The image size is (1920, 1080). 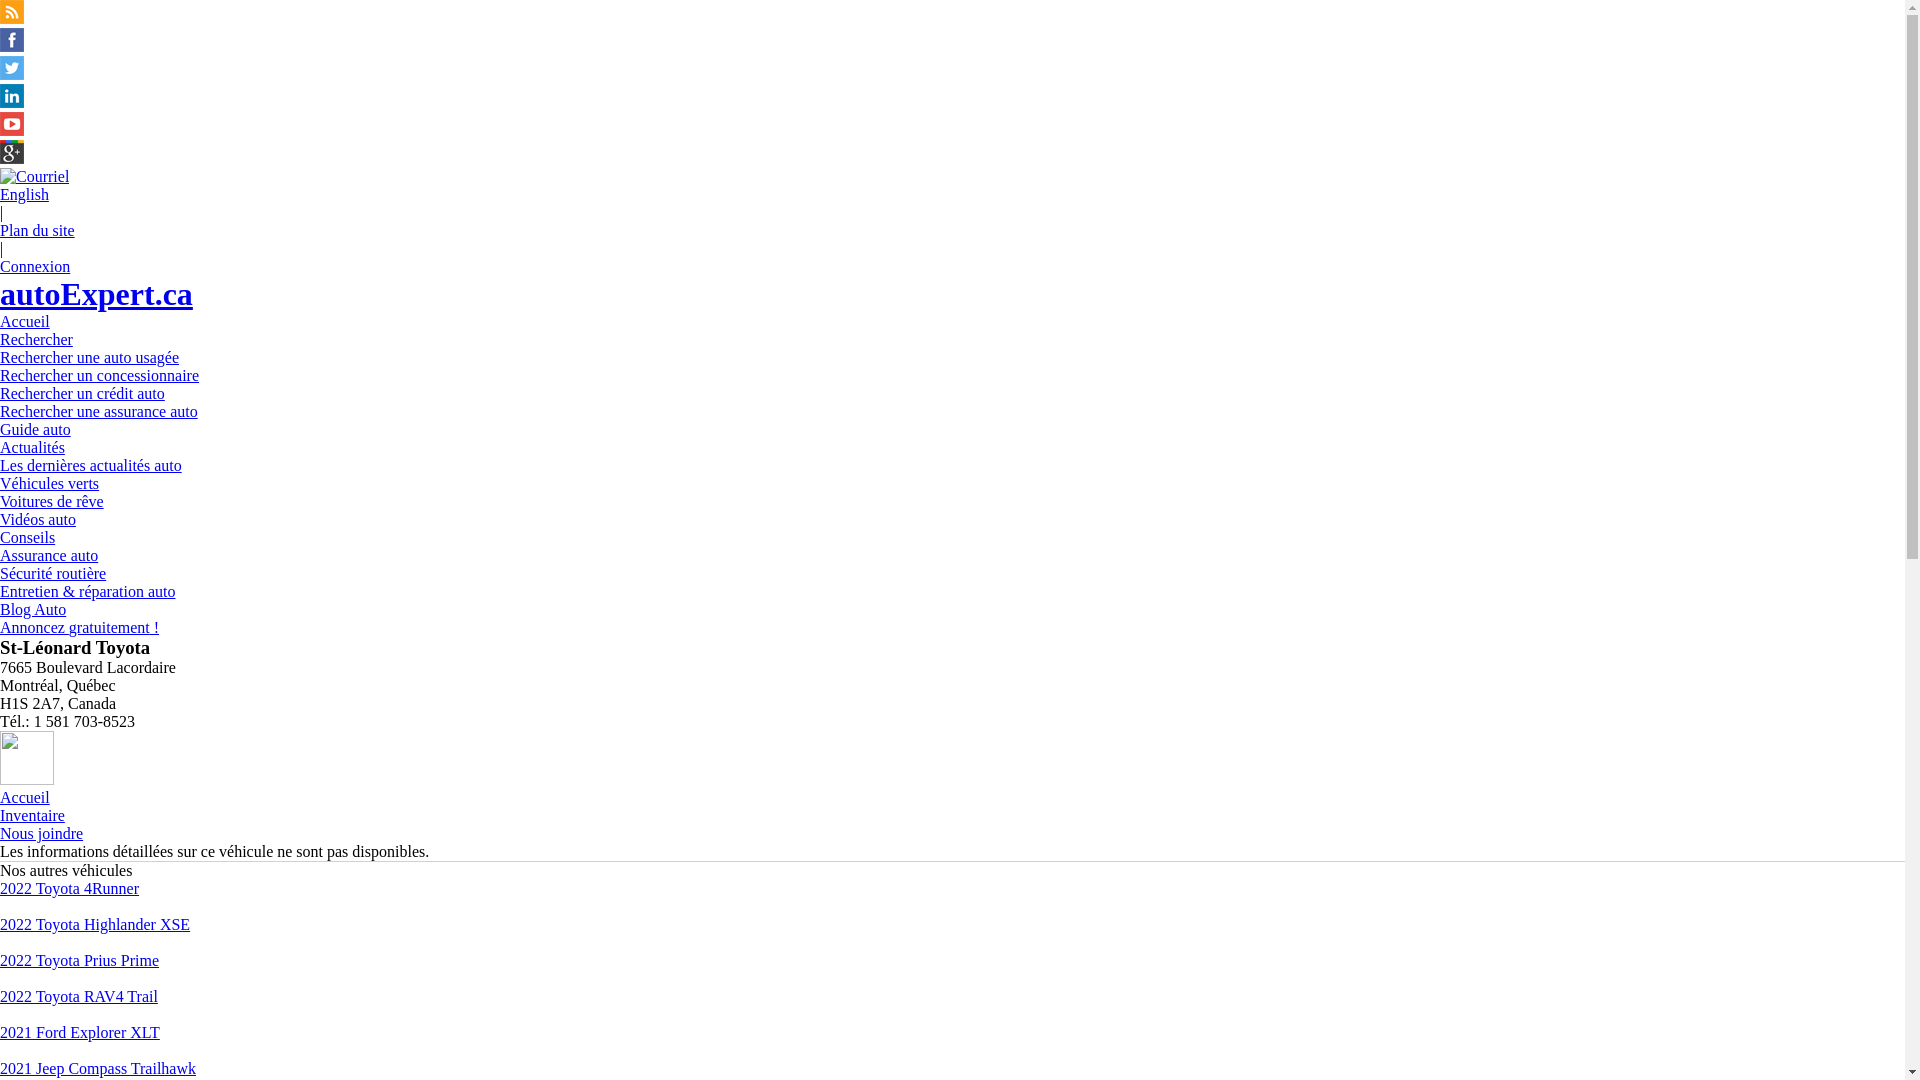 I want to click on 'Inventaire', so click(x=32, y=815).